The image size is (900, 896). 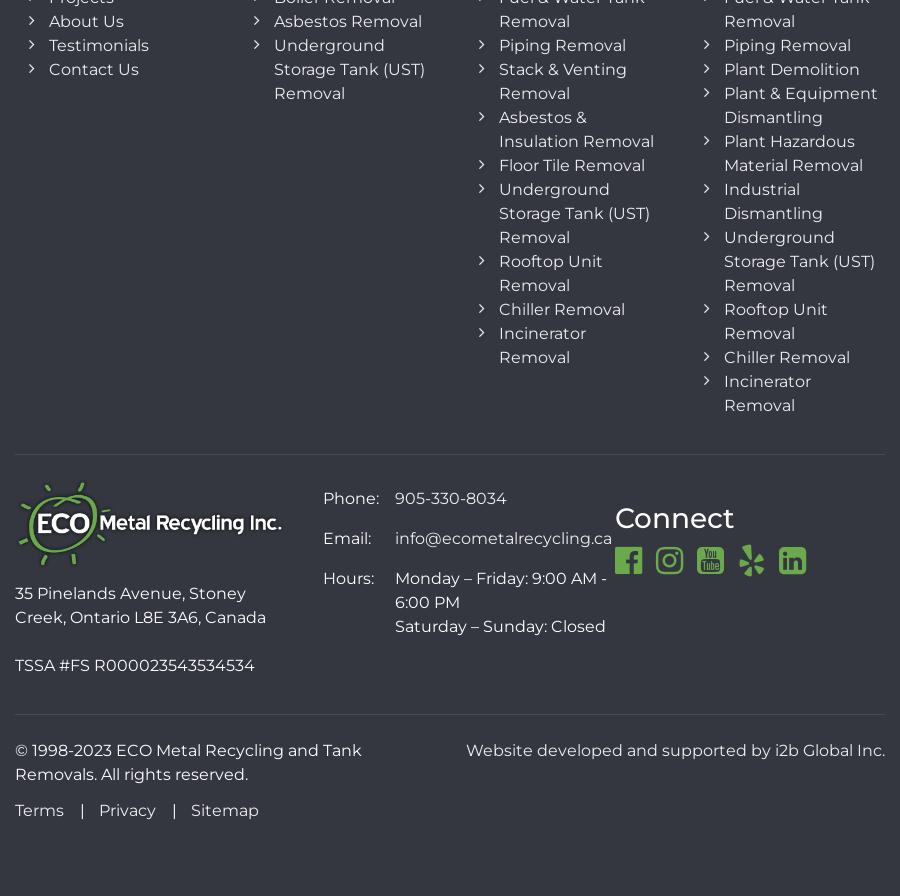 I want to click on 'Testimonials', so click(x=98, y=44).